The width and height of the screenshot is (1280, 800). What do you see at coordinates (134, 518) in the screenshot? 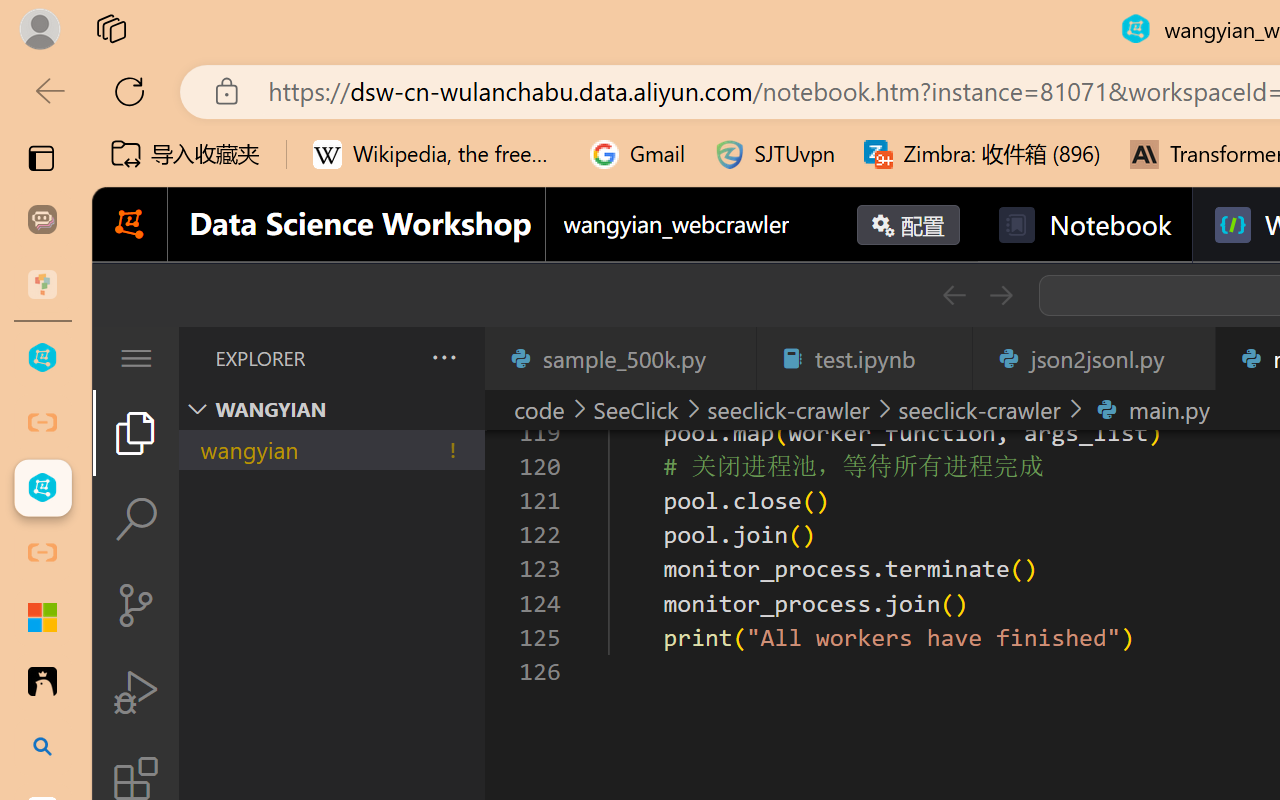
I see `'Search (Ctrl+Shift+F)'` at bounding box center [134, 518].